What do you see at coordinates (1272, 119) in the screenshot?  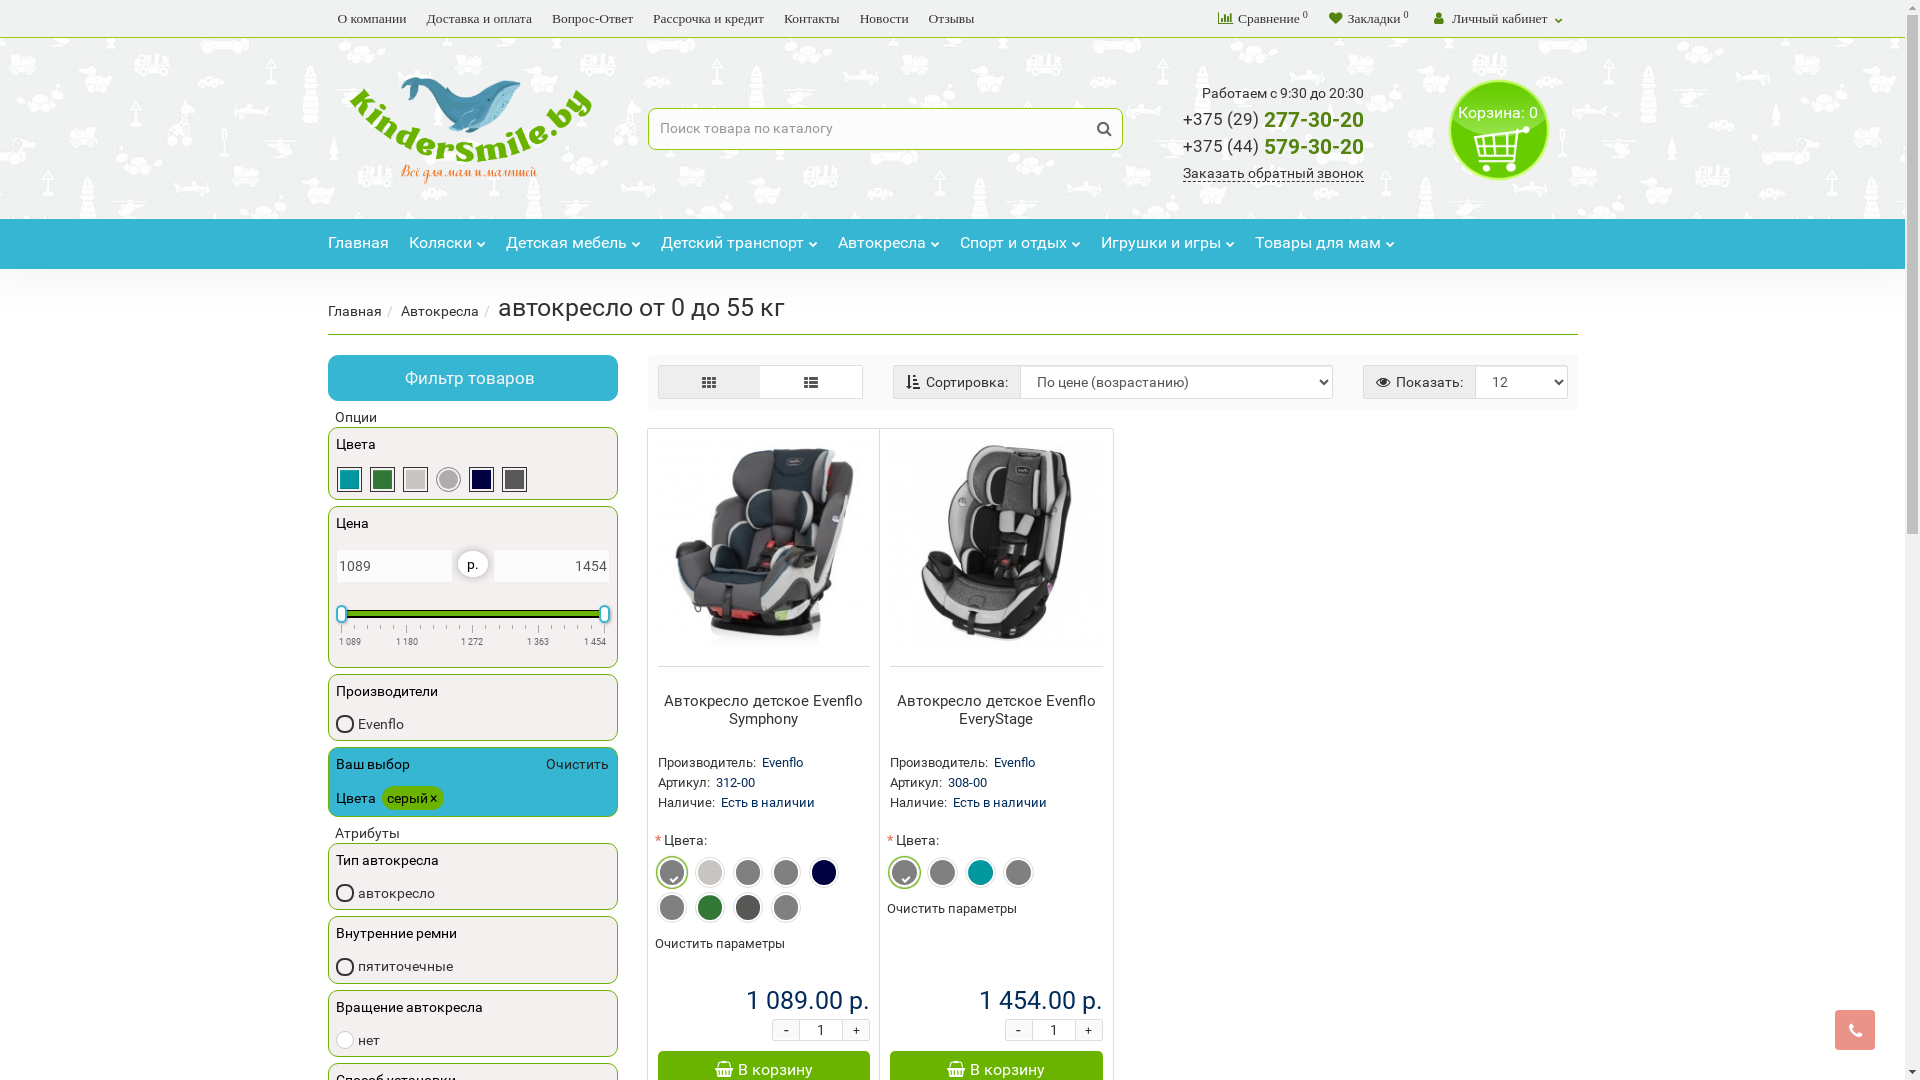 I see `'+375 (29) 277-30-20'` at bounding box center [1272, 119].